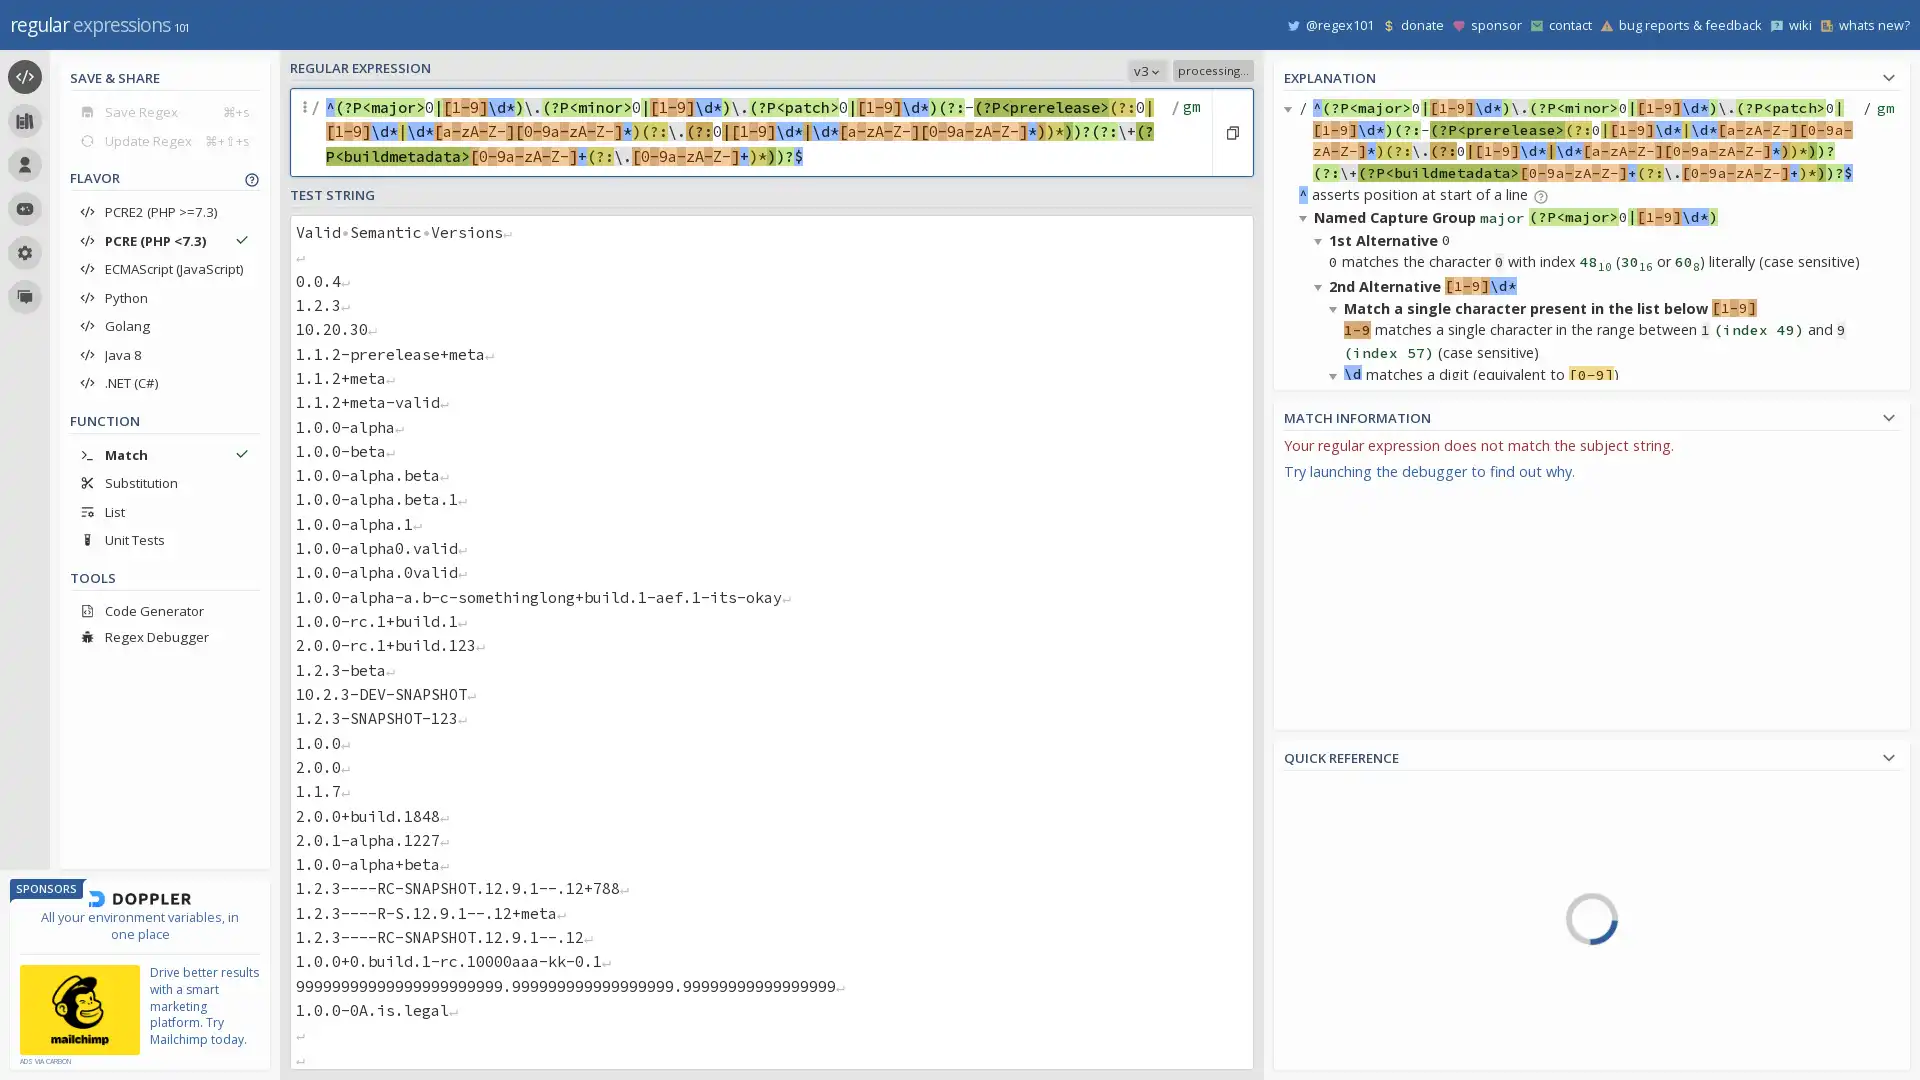 The height and width of the screenshot is (1080, 1920). Describe the element at coordinates (1377, 944) in the screenshot. I see `Meta Sequences` at that location.